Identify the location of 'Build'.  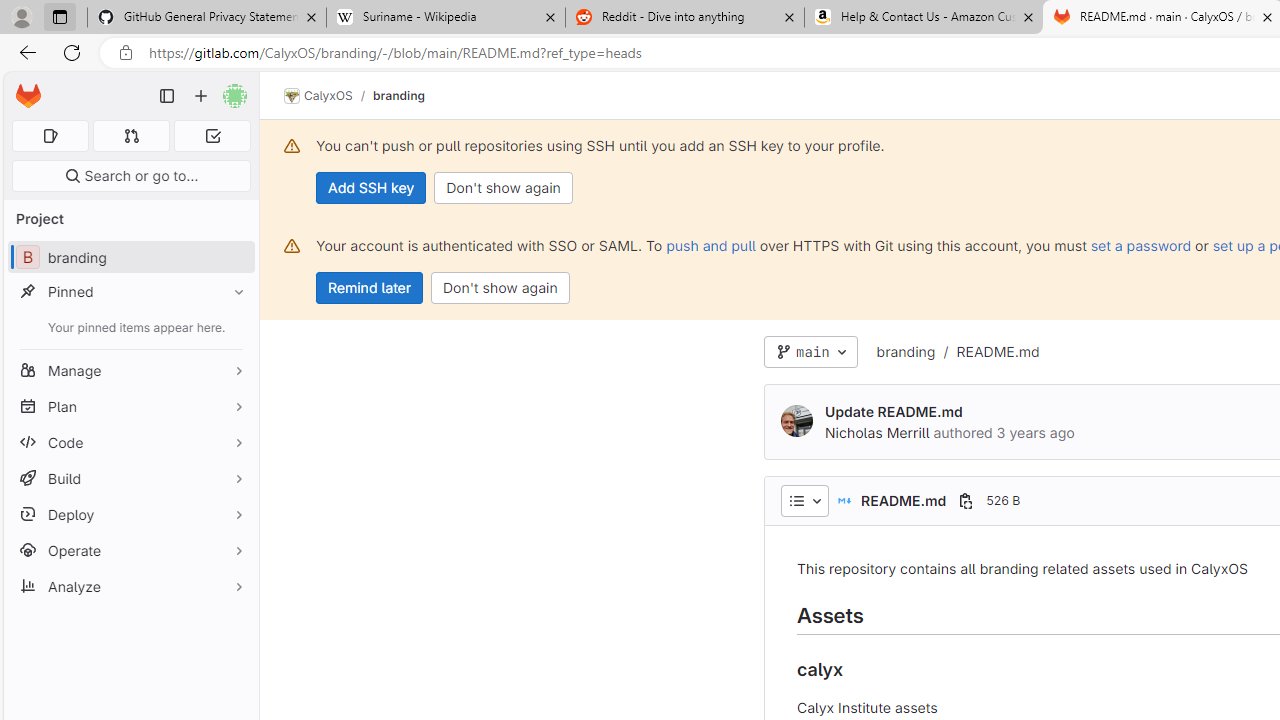
(130, 478).